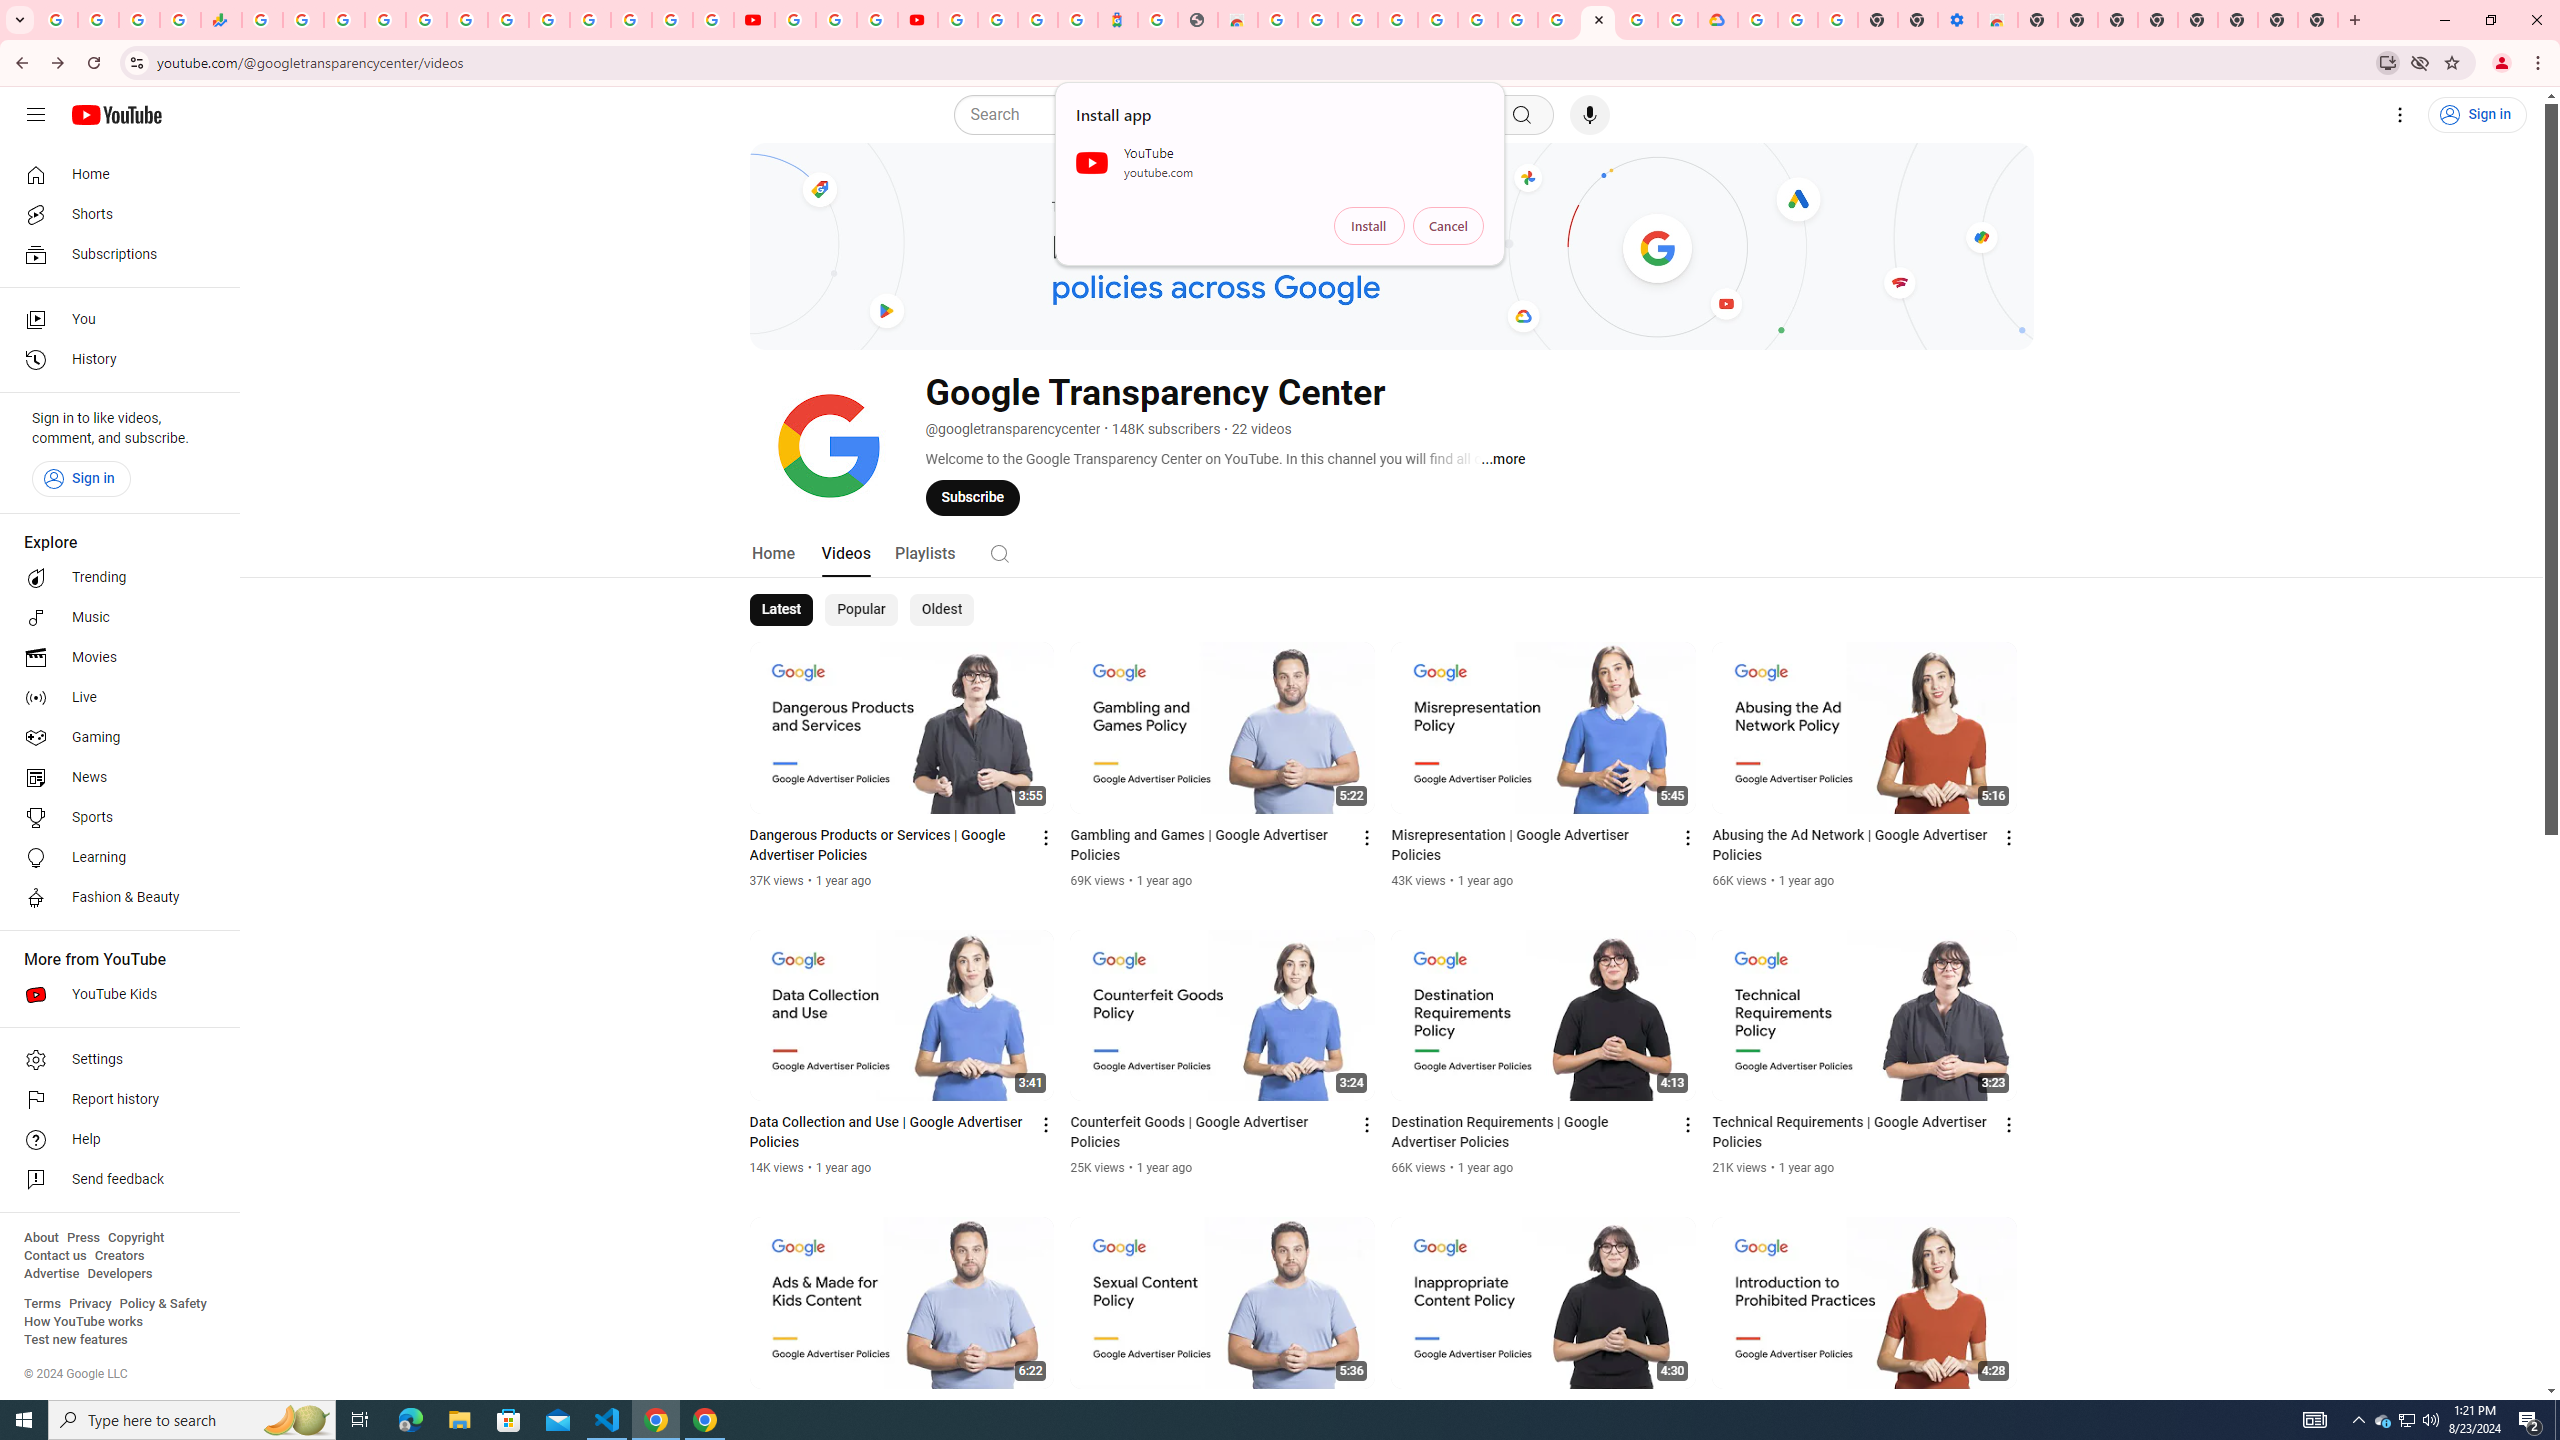 This screenshot has height=1440, width=2560. What do you see at coordinates (134, 1237) in the screenshot?
I see `'Copyright'` at bounding box center [134, 1237].